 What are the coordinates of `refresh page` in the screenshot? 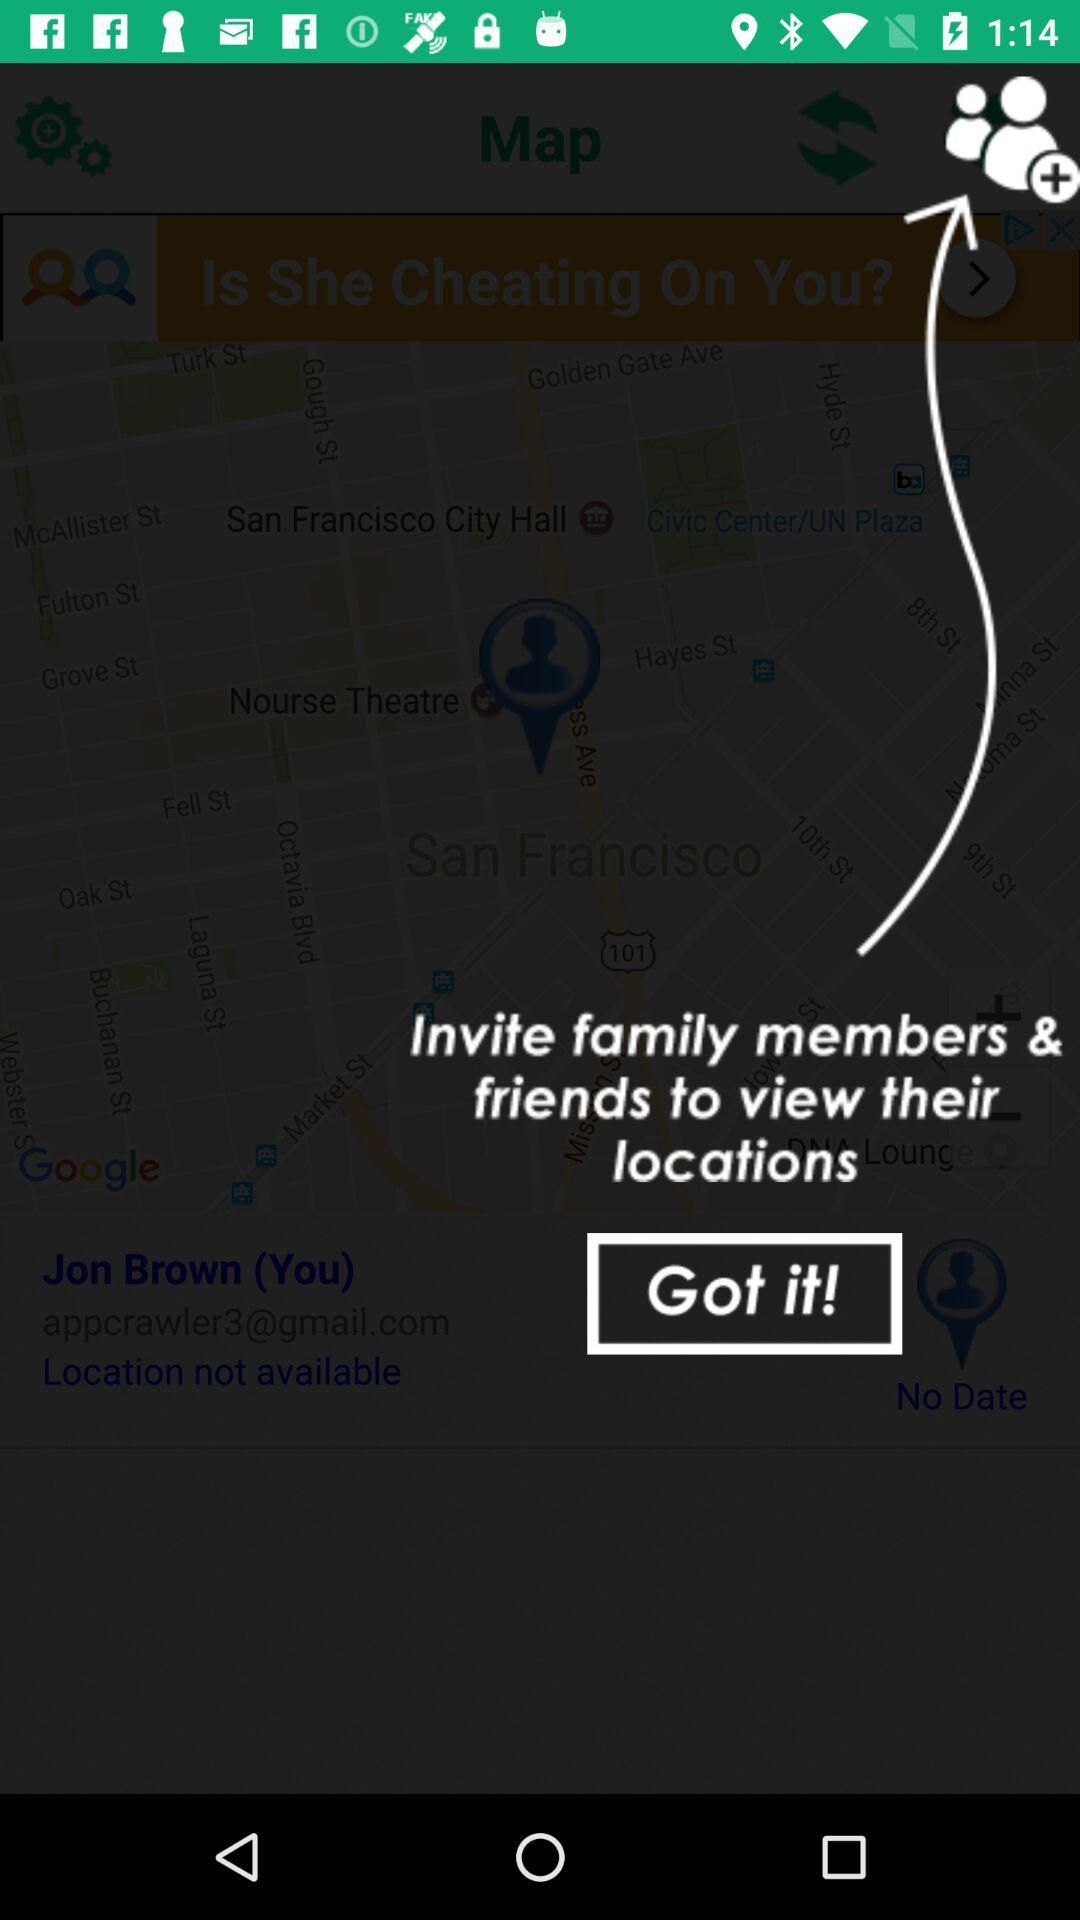 It's located at (838, 135).